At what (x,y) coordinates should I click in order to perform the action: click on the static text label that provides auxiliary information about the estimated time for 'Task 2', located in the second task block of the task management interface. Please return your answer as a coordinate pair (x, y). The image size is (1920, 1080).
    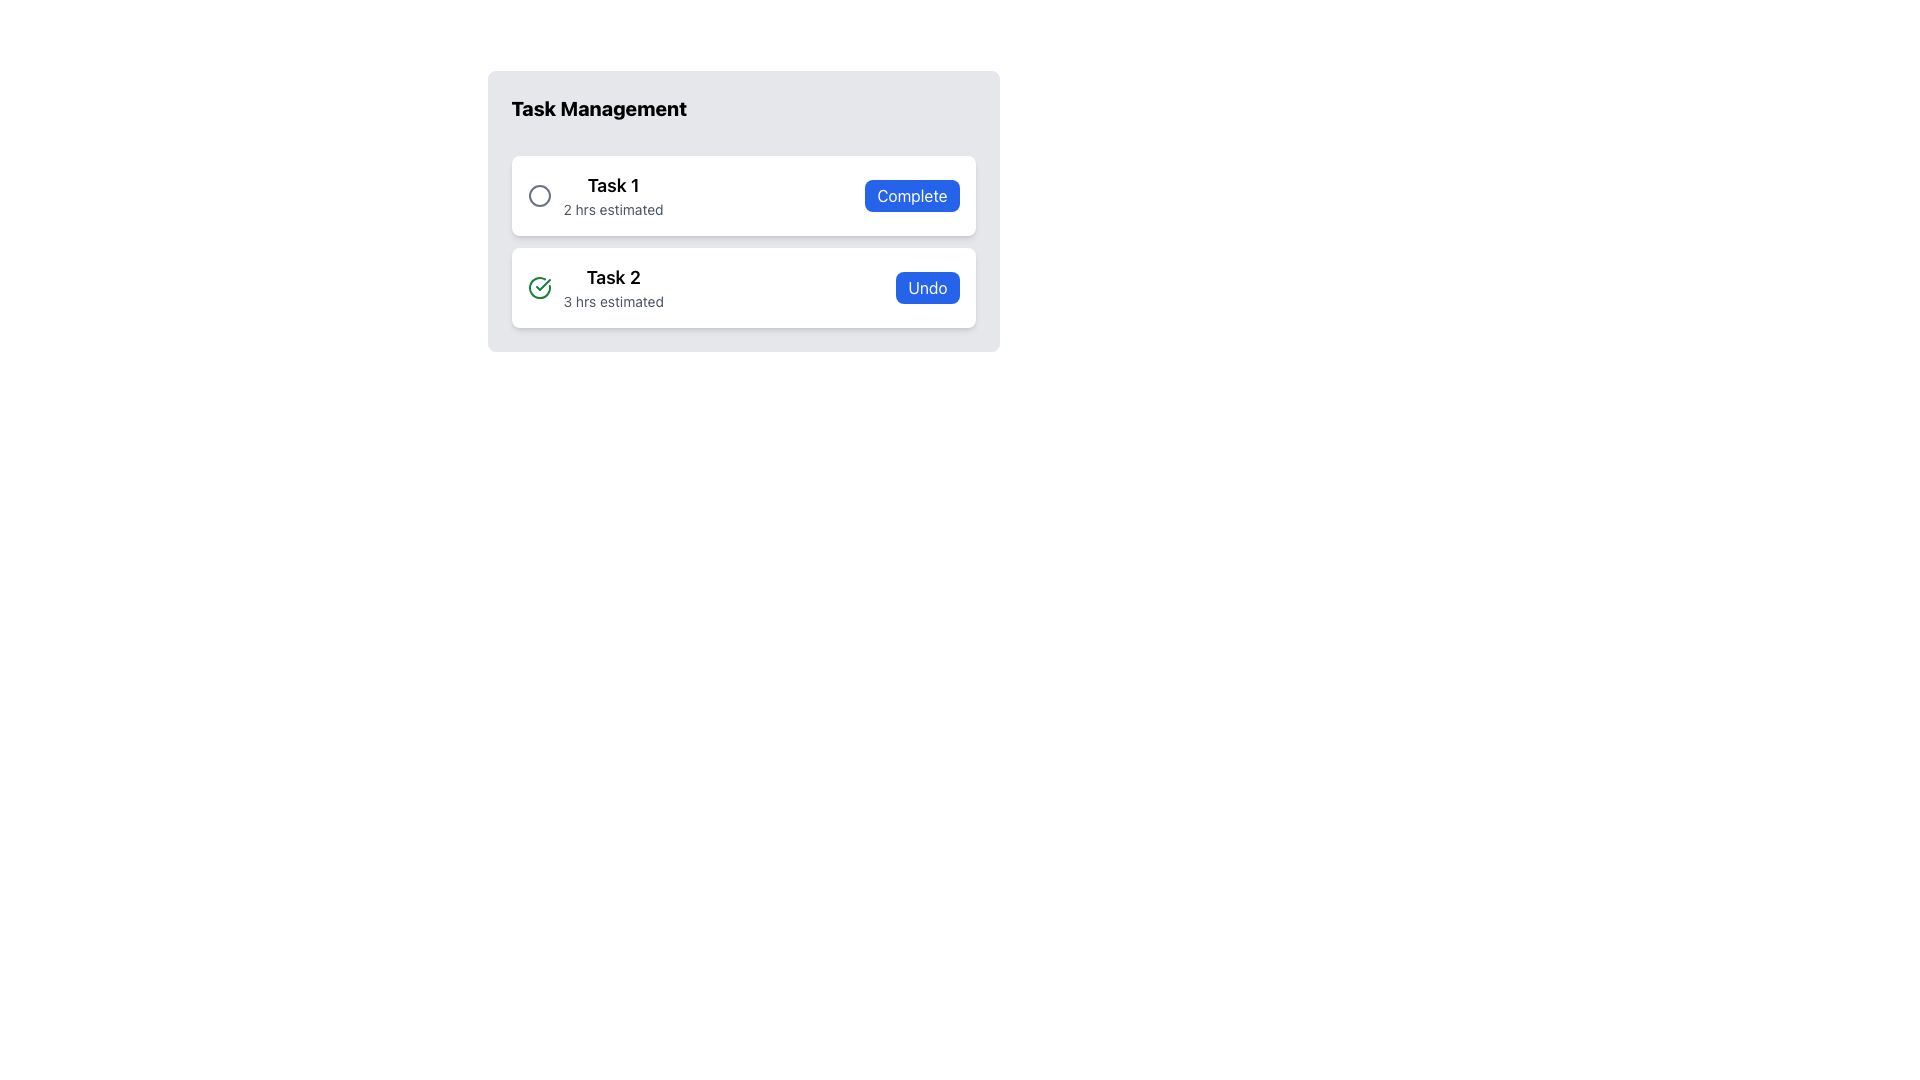
    Looking at the image, I should click on (612, 301).